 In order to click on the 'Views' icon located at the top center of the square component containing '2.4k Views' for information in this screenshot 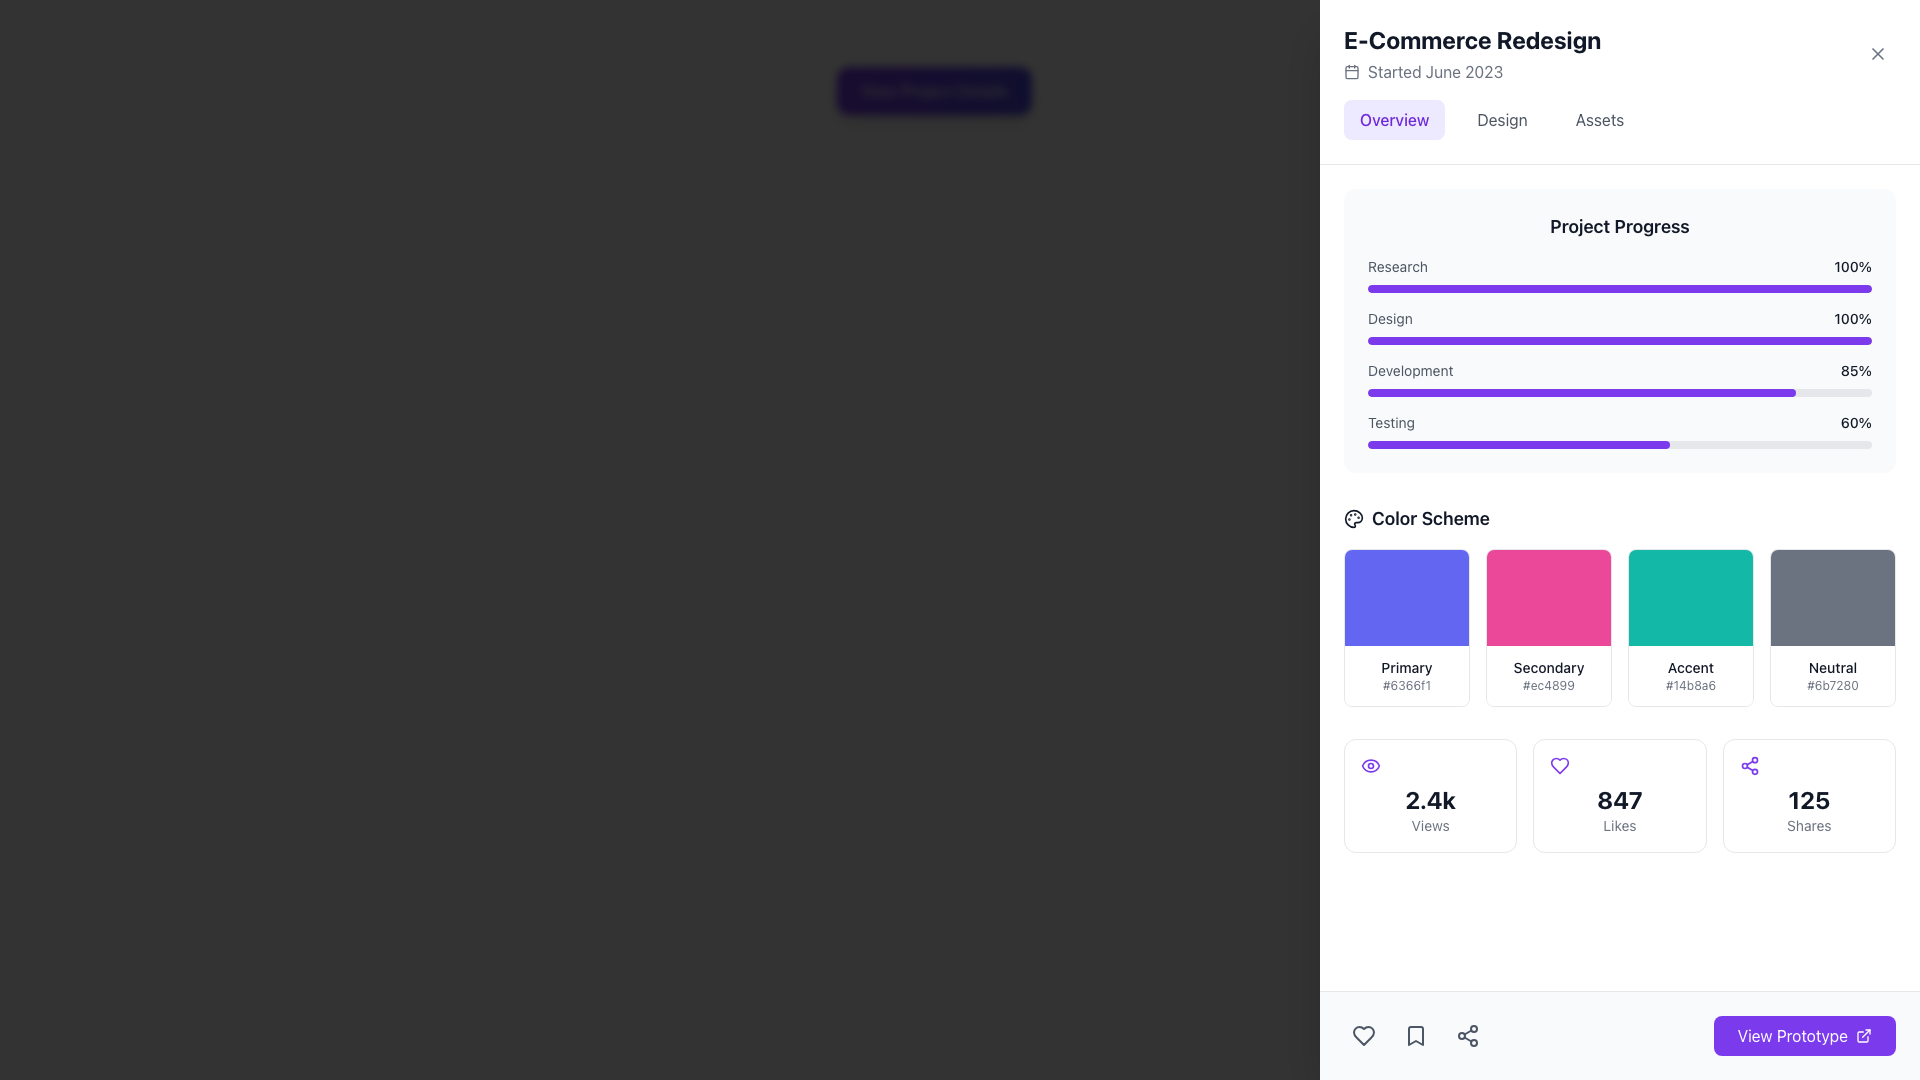, I will do `click(1370, 765)`.